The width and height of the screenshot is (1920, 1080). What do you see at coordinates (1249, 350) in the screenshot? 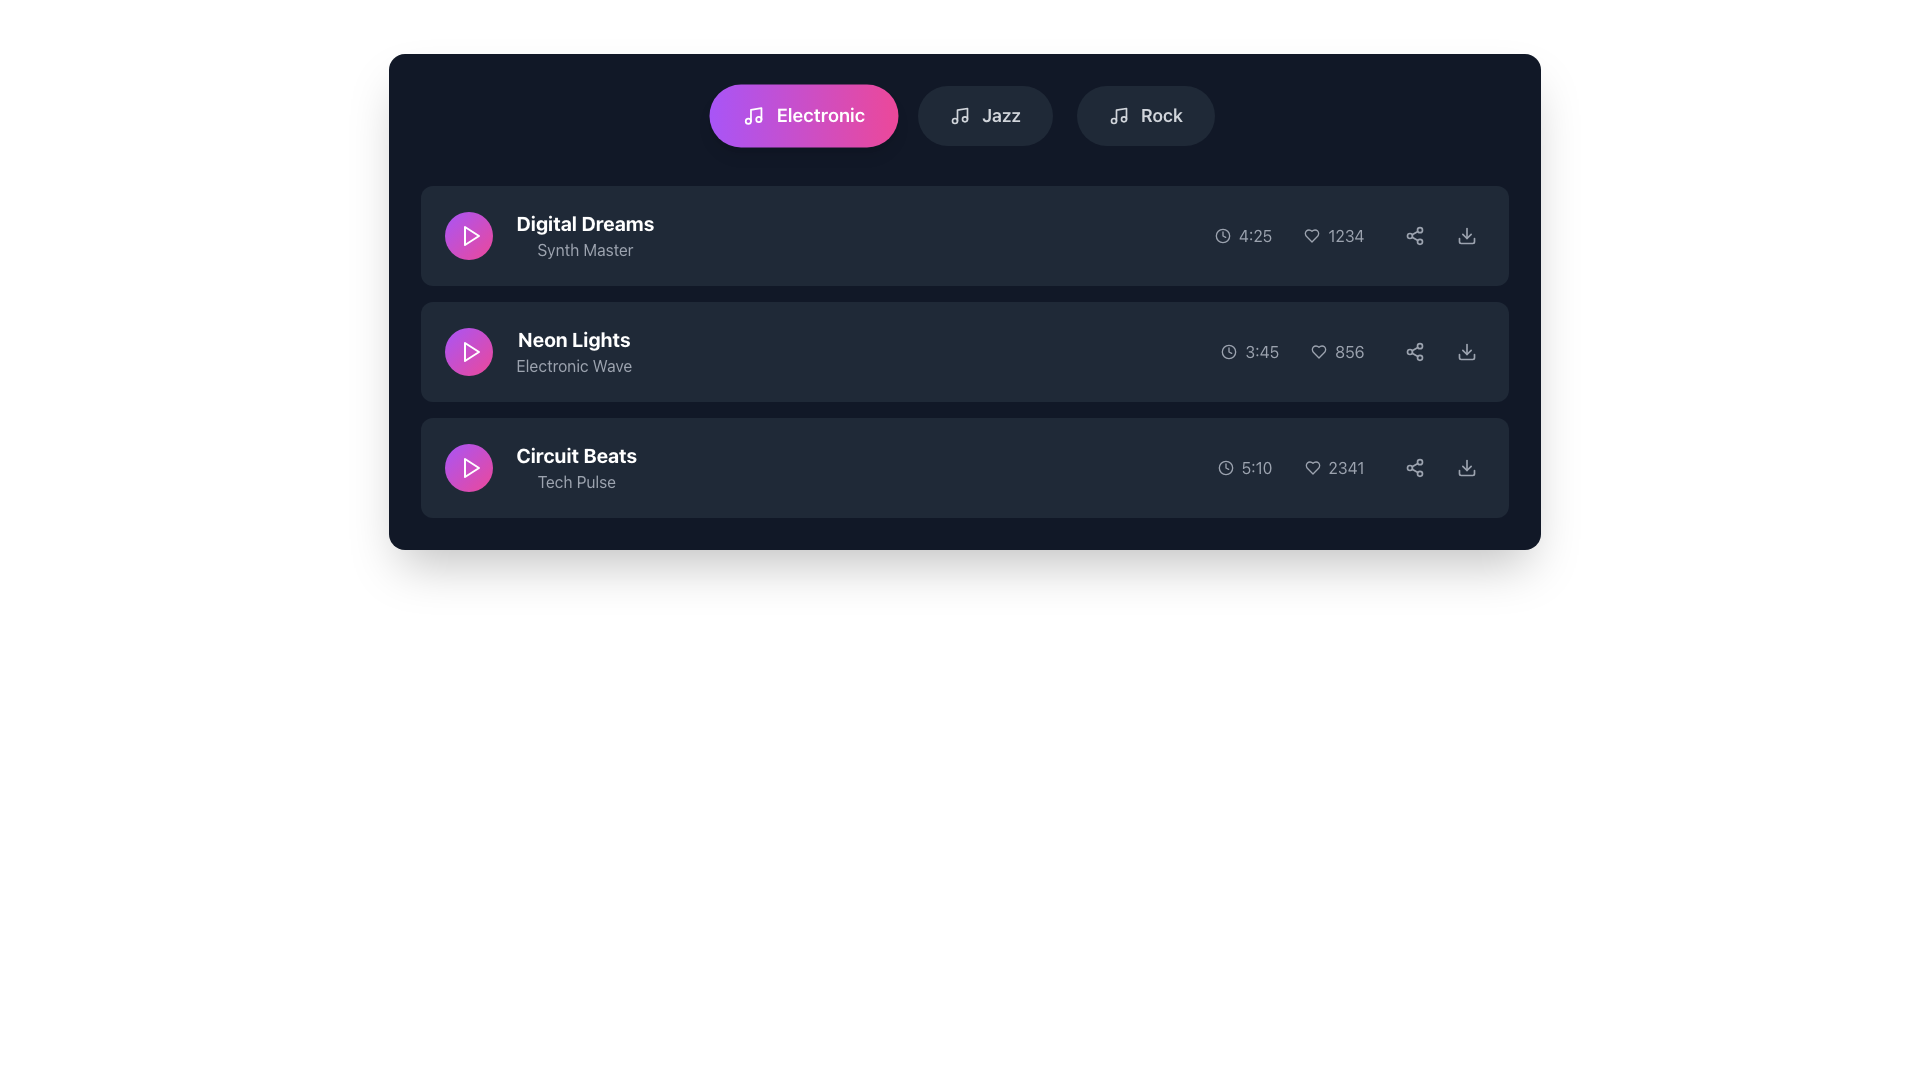
I see `the icon and text label indicating the duration associated with the 'Neon Lights' item, located towards the right side of the interface near the middle row of a list` at bounding box center [1249, 350].